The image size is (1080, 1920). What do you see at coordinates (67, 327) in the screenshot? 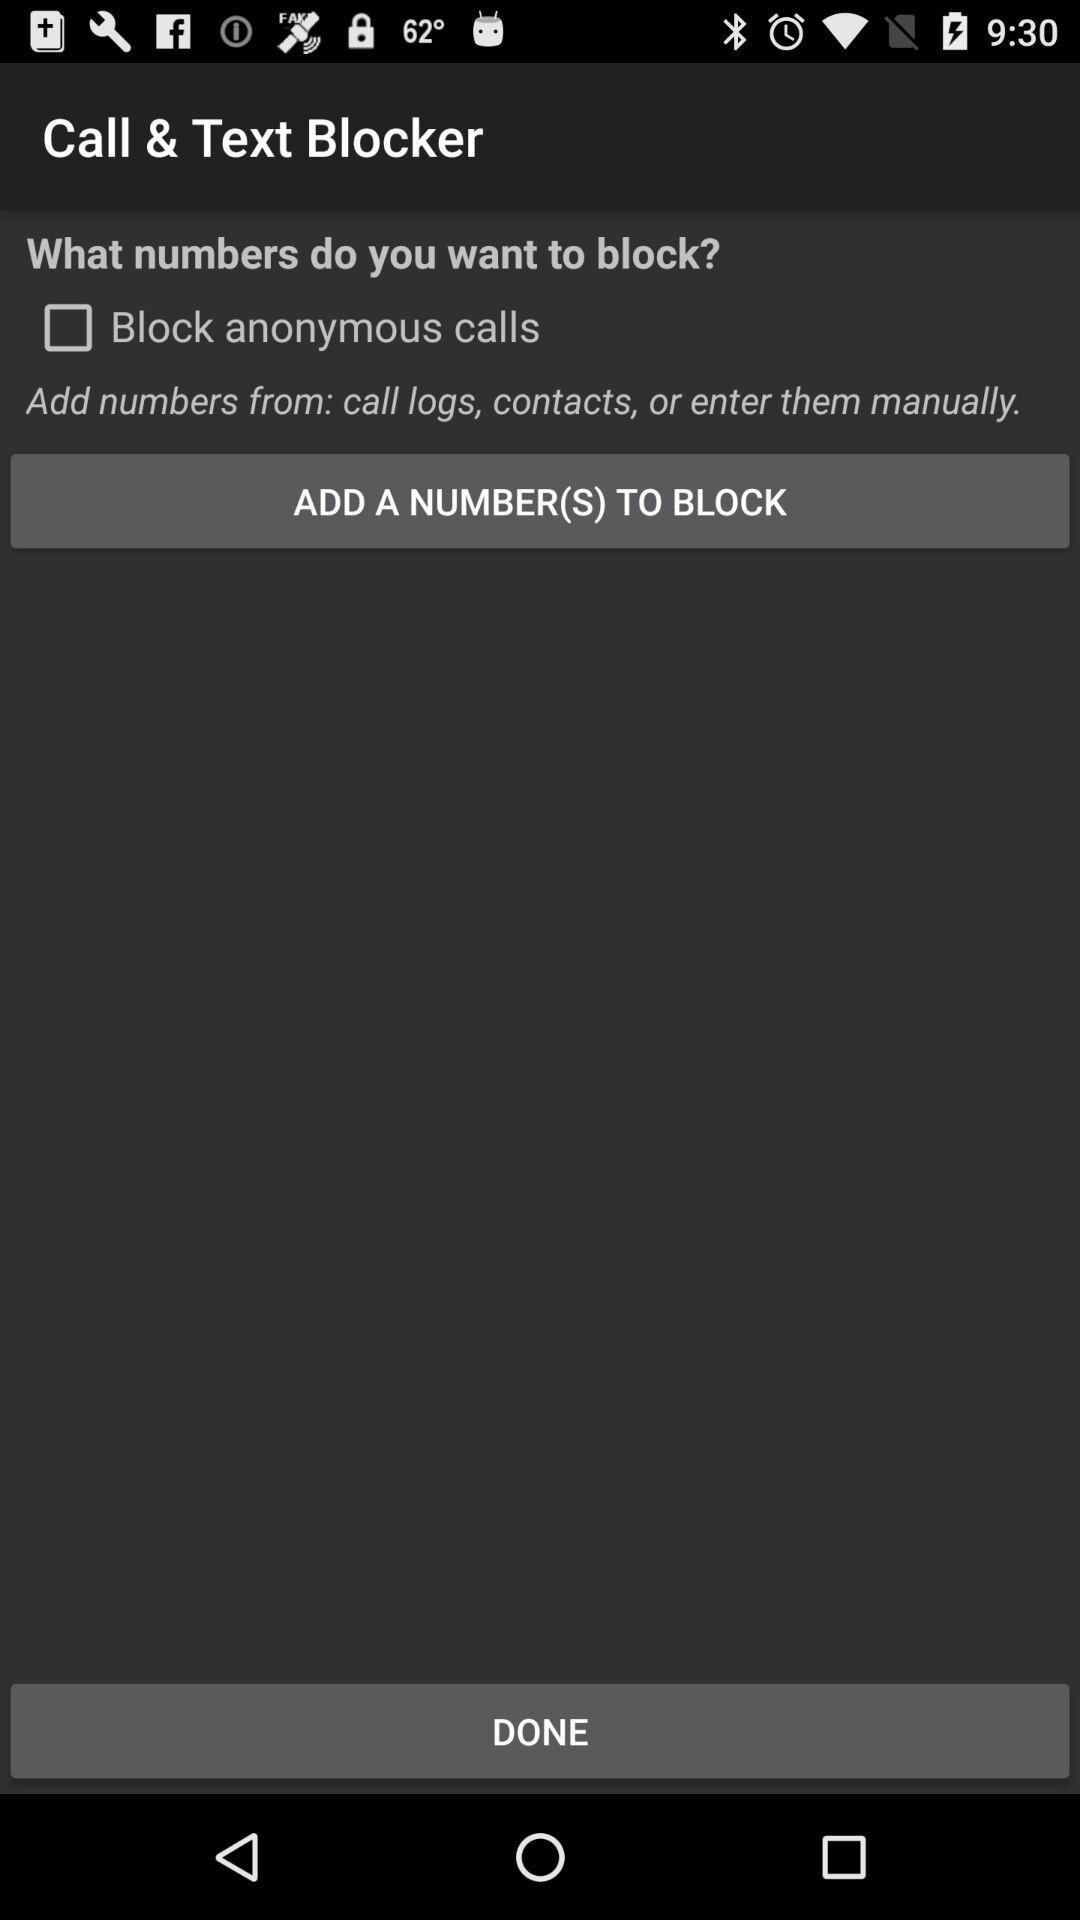
I see `the app to the left of block anonymous calls item` at bounding box center [67, 327].